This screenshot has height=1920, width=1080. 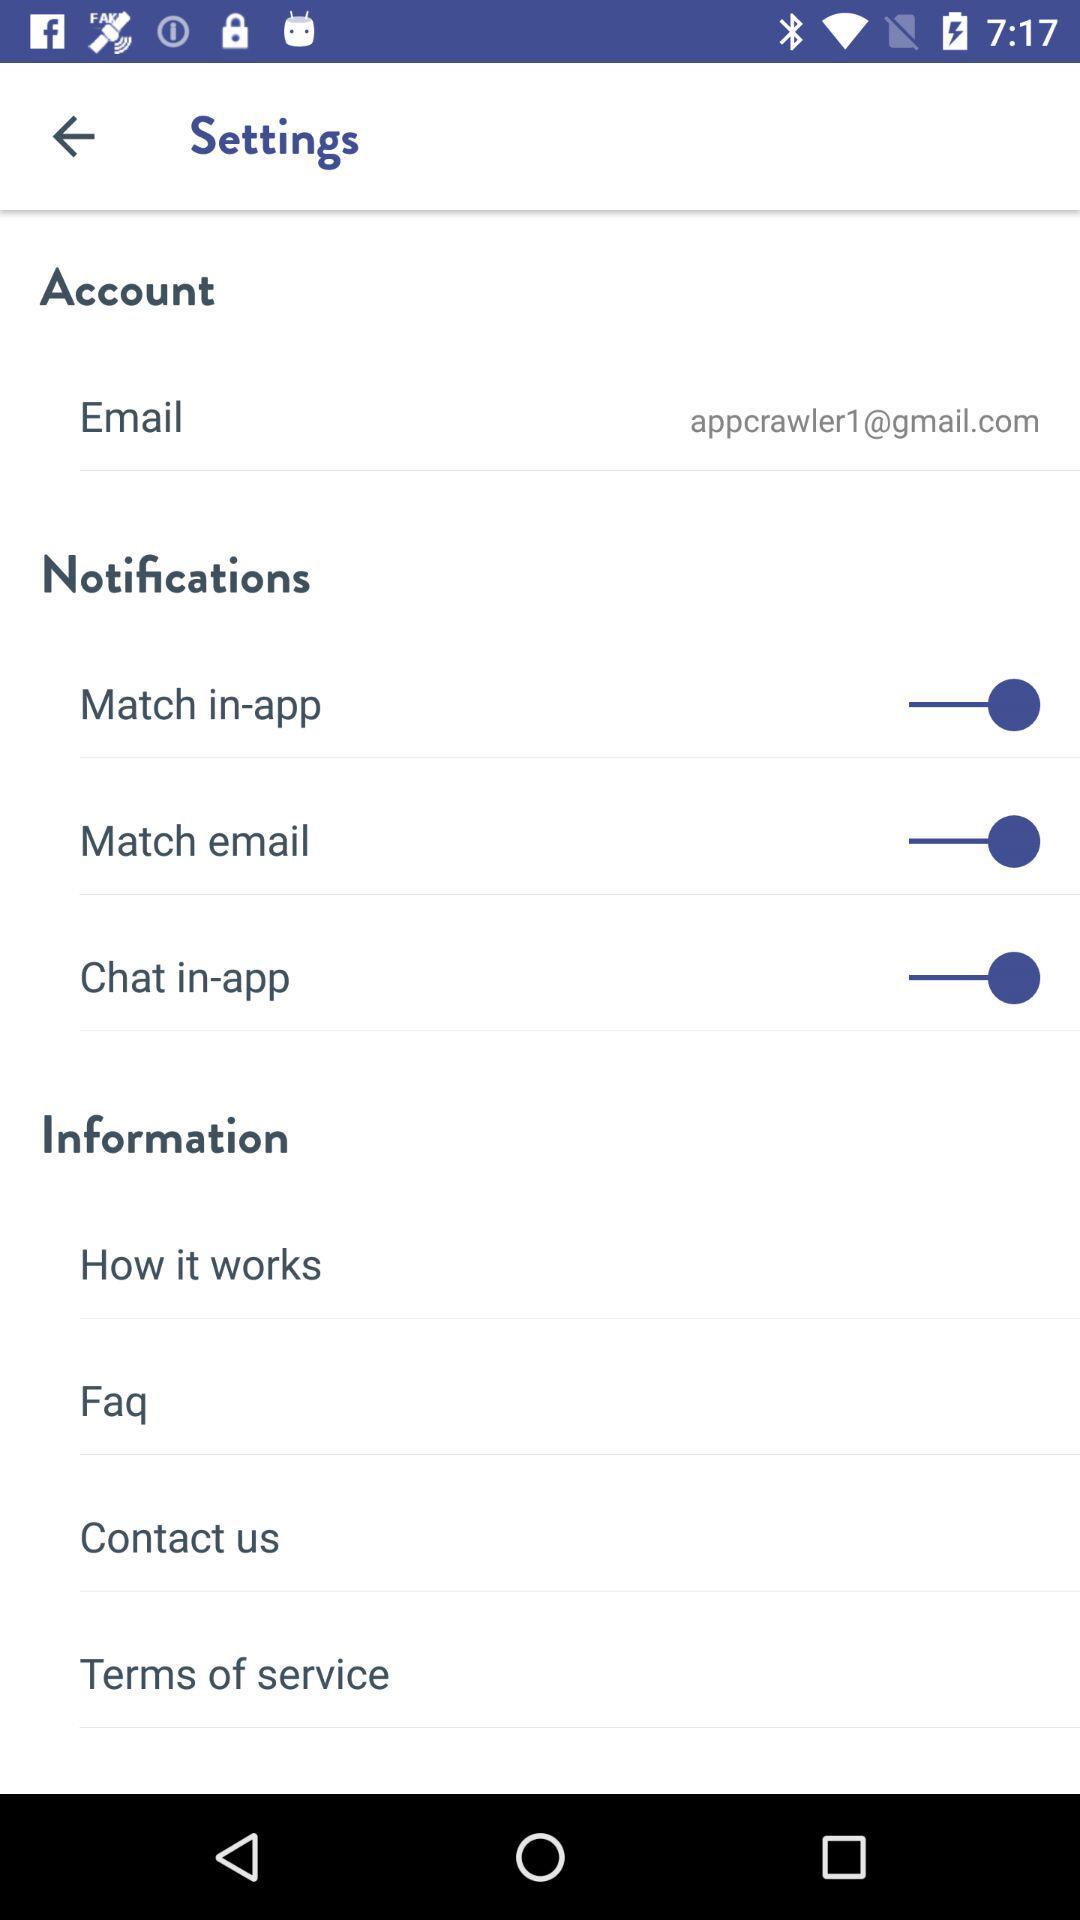 I want to click on the slider button which is before match inapp option, so click(x=973, y=705).